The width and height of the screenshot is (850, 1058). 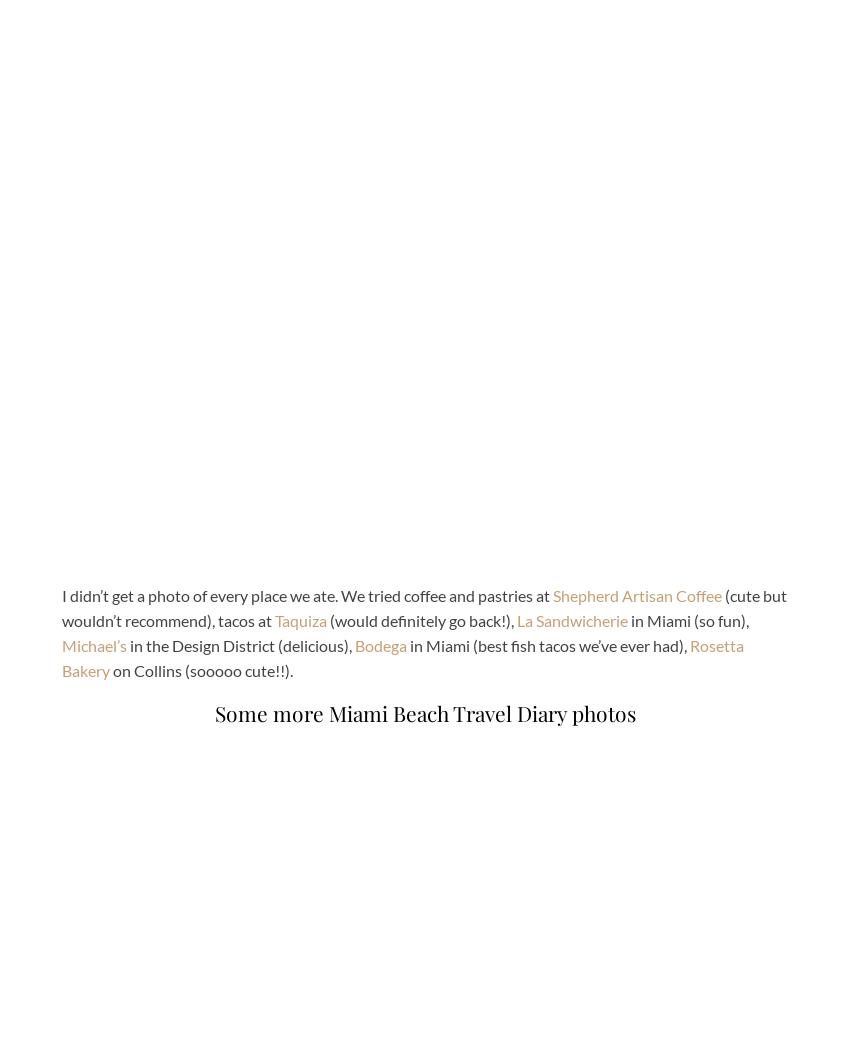 I want to click on 'Bodega', so click(x=379, y=644).